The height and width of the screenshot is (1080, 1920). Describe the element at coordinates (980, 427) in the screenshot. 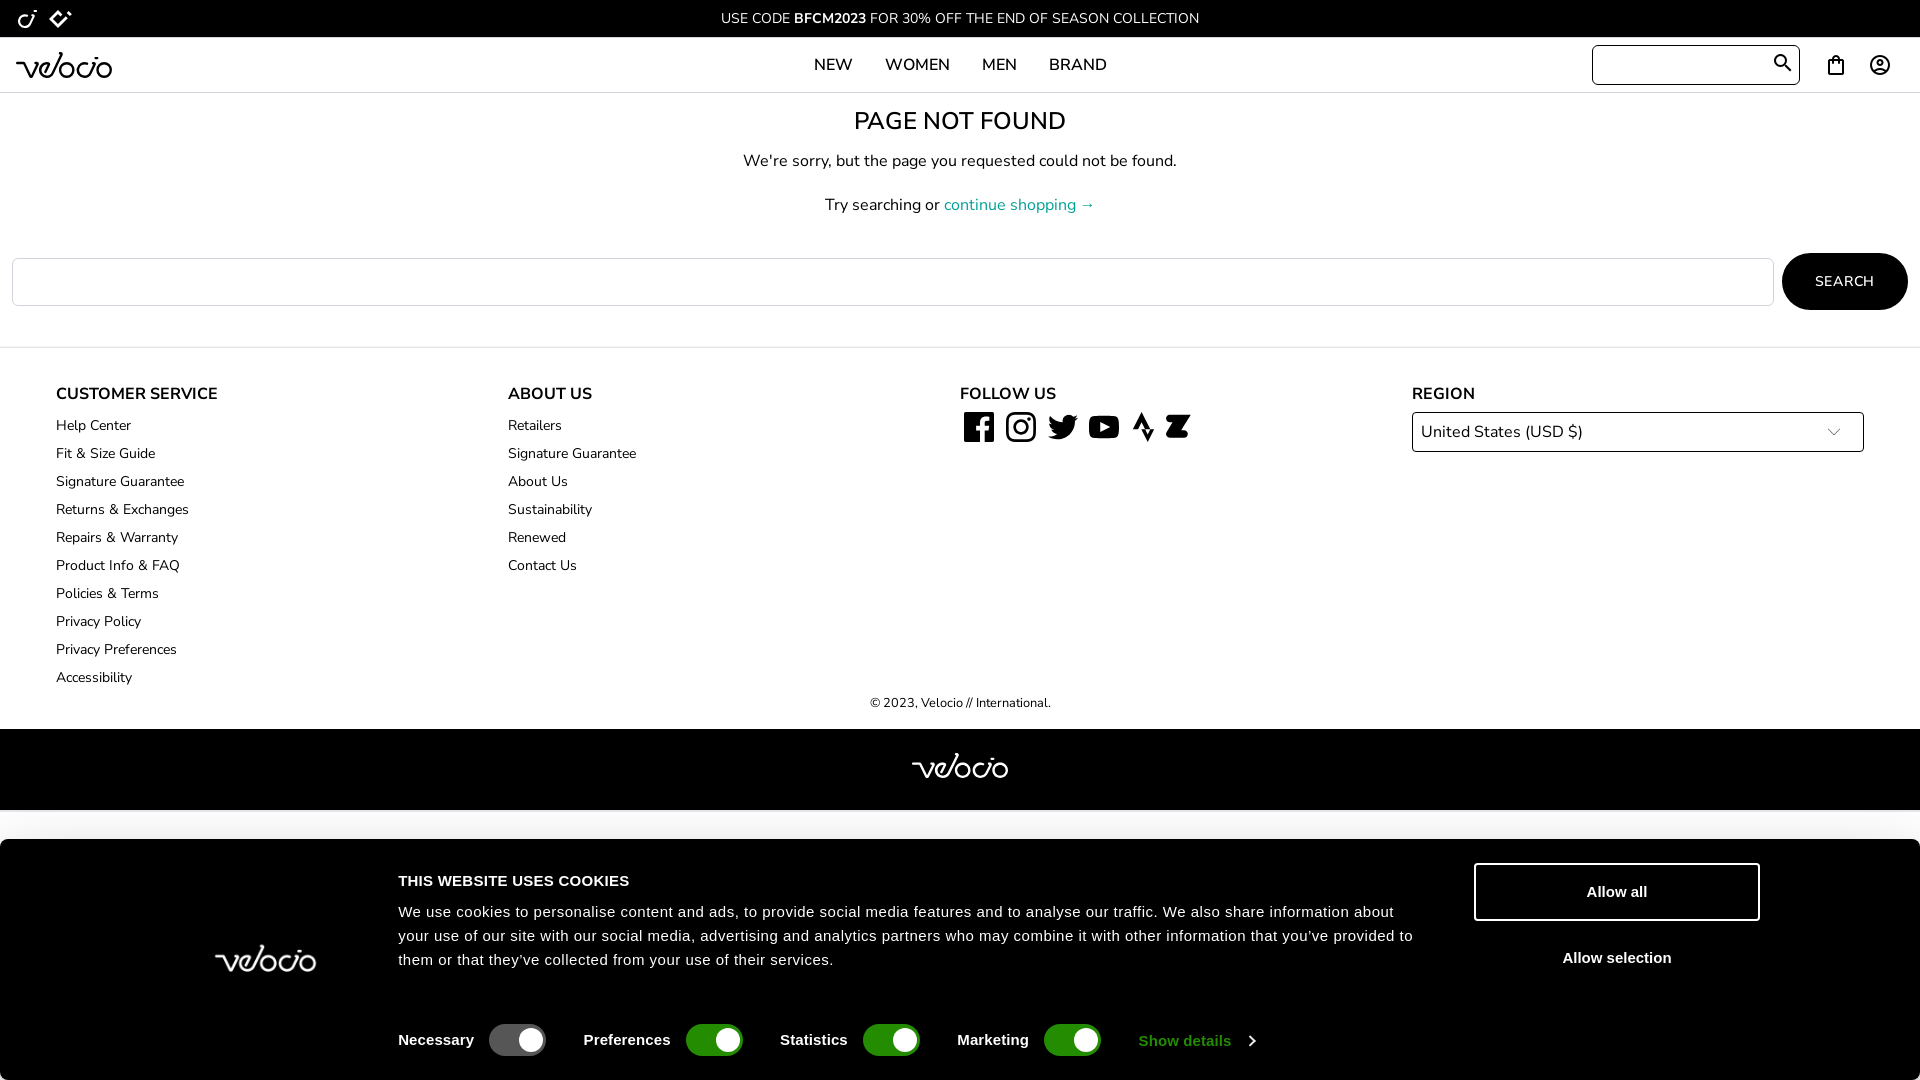

I see `'Facebook icon'` at that location.